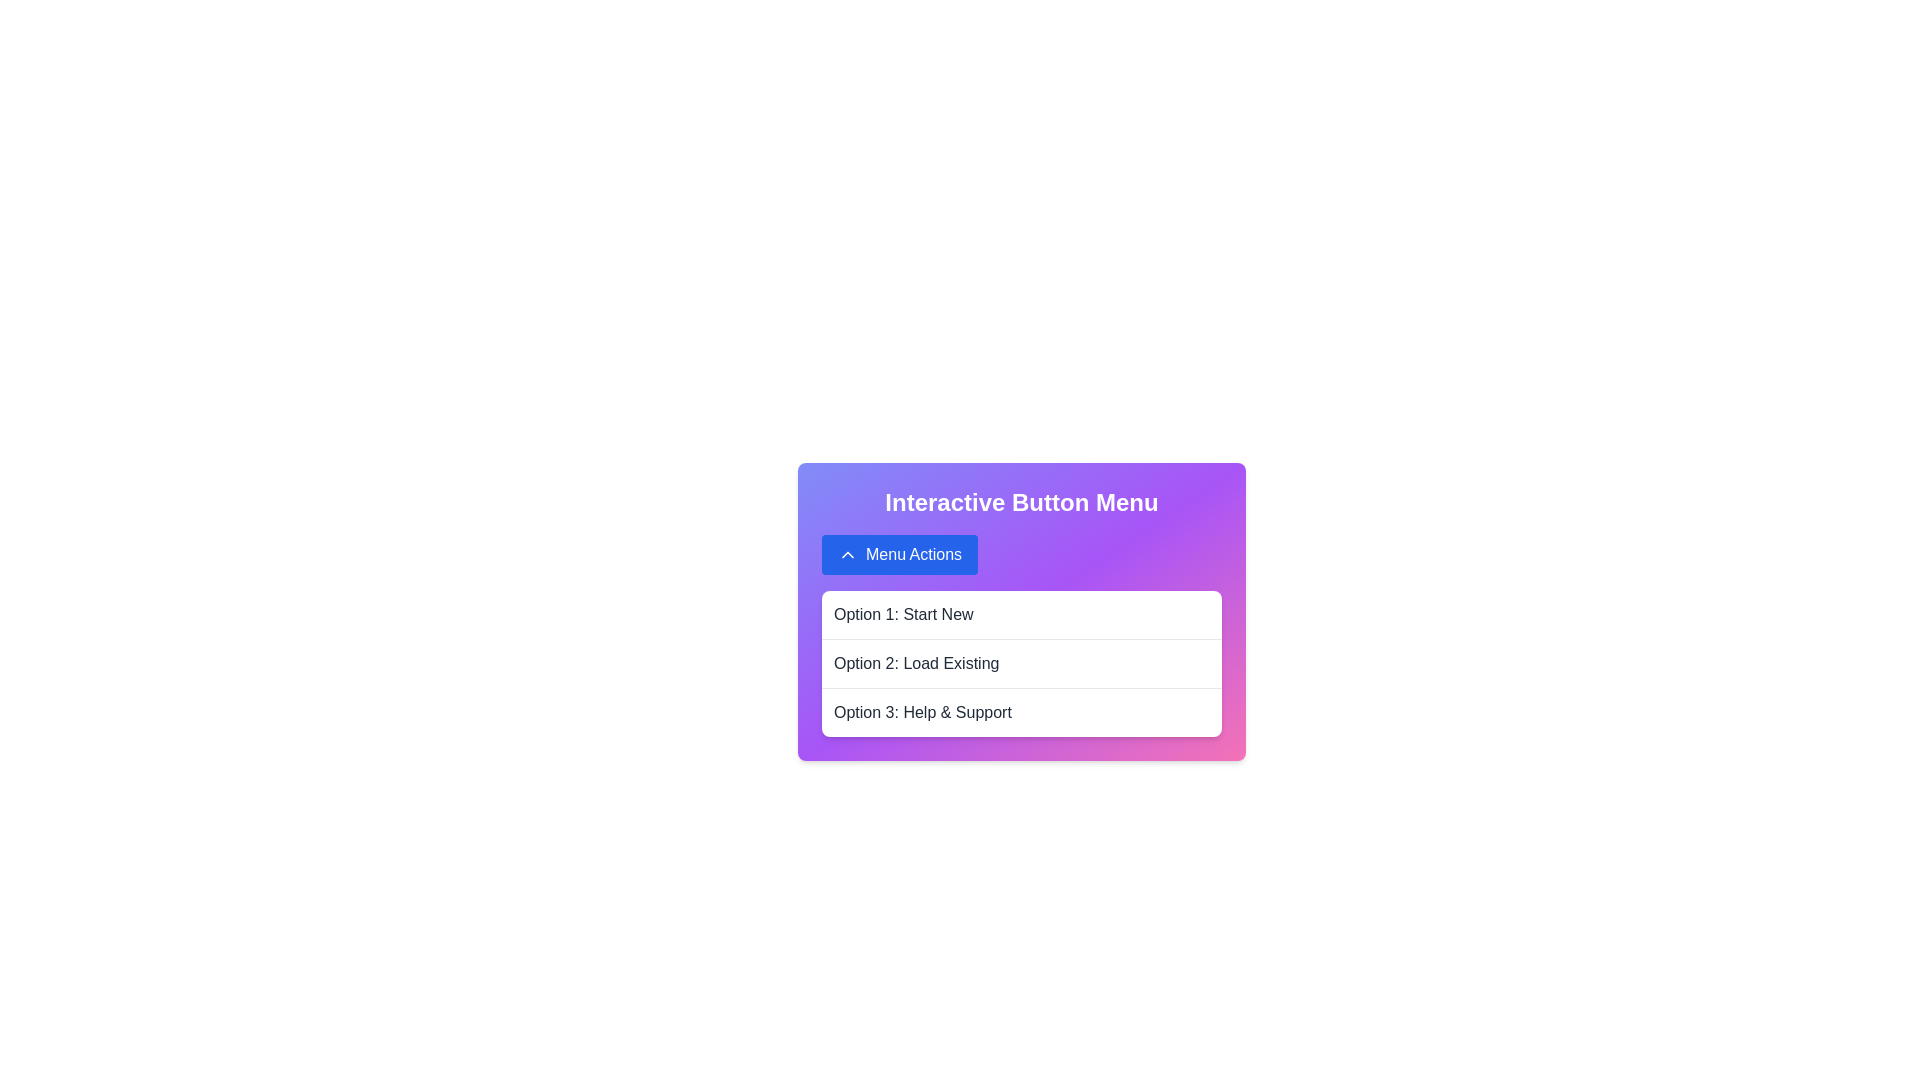 The height and width of the screenshot is (1080, 1920). I want to click on the 'Option 3: Help & Support' button, so click(1022, 711).